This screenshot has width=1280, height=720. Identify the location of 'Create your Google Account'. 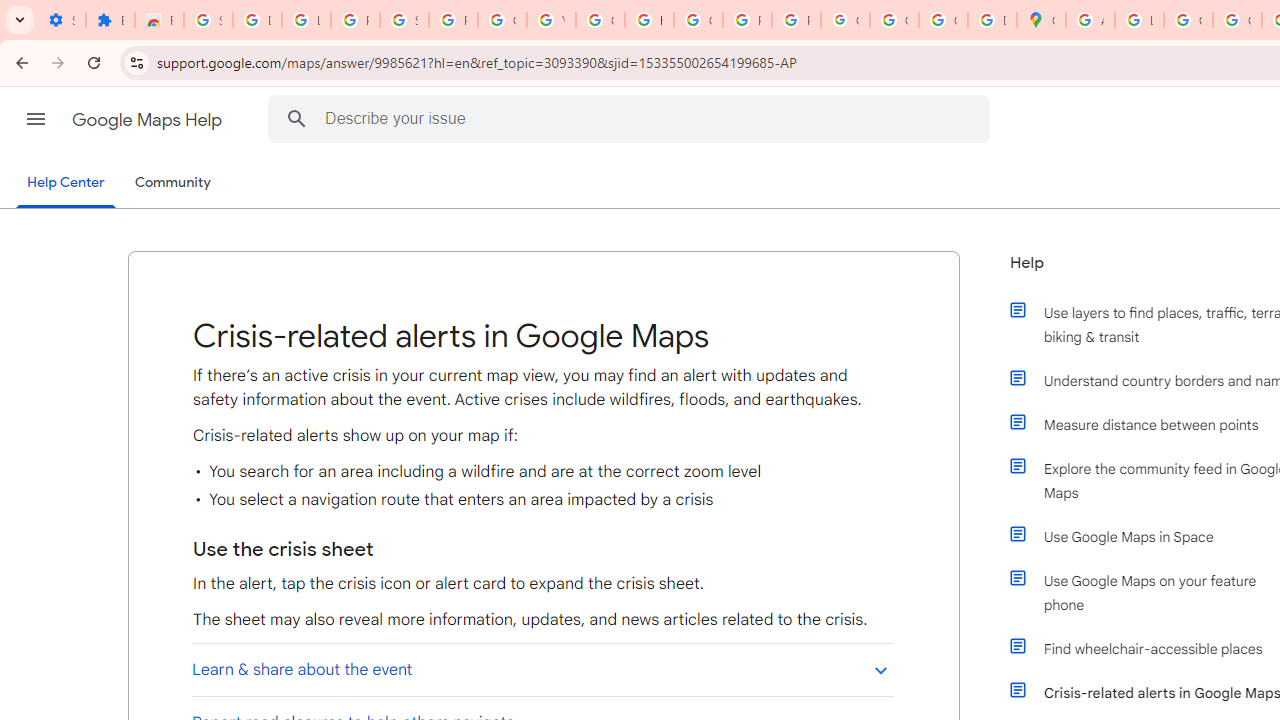
(1188, 20).